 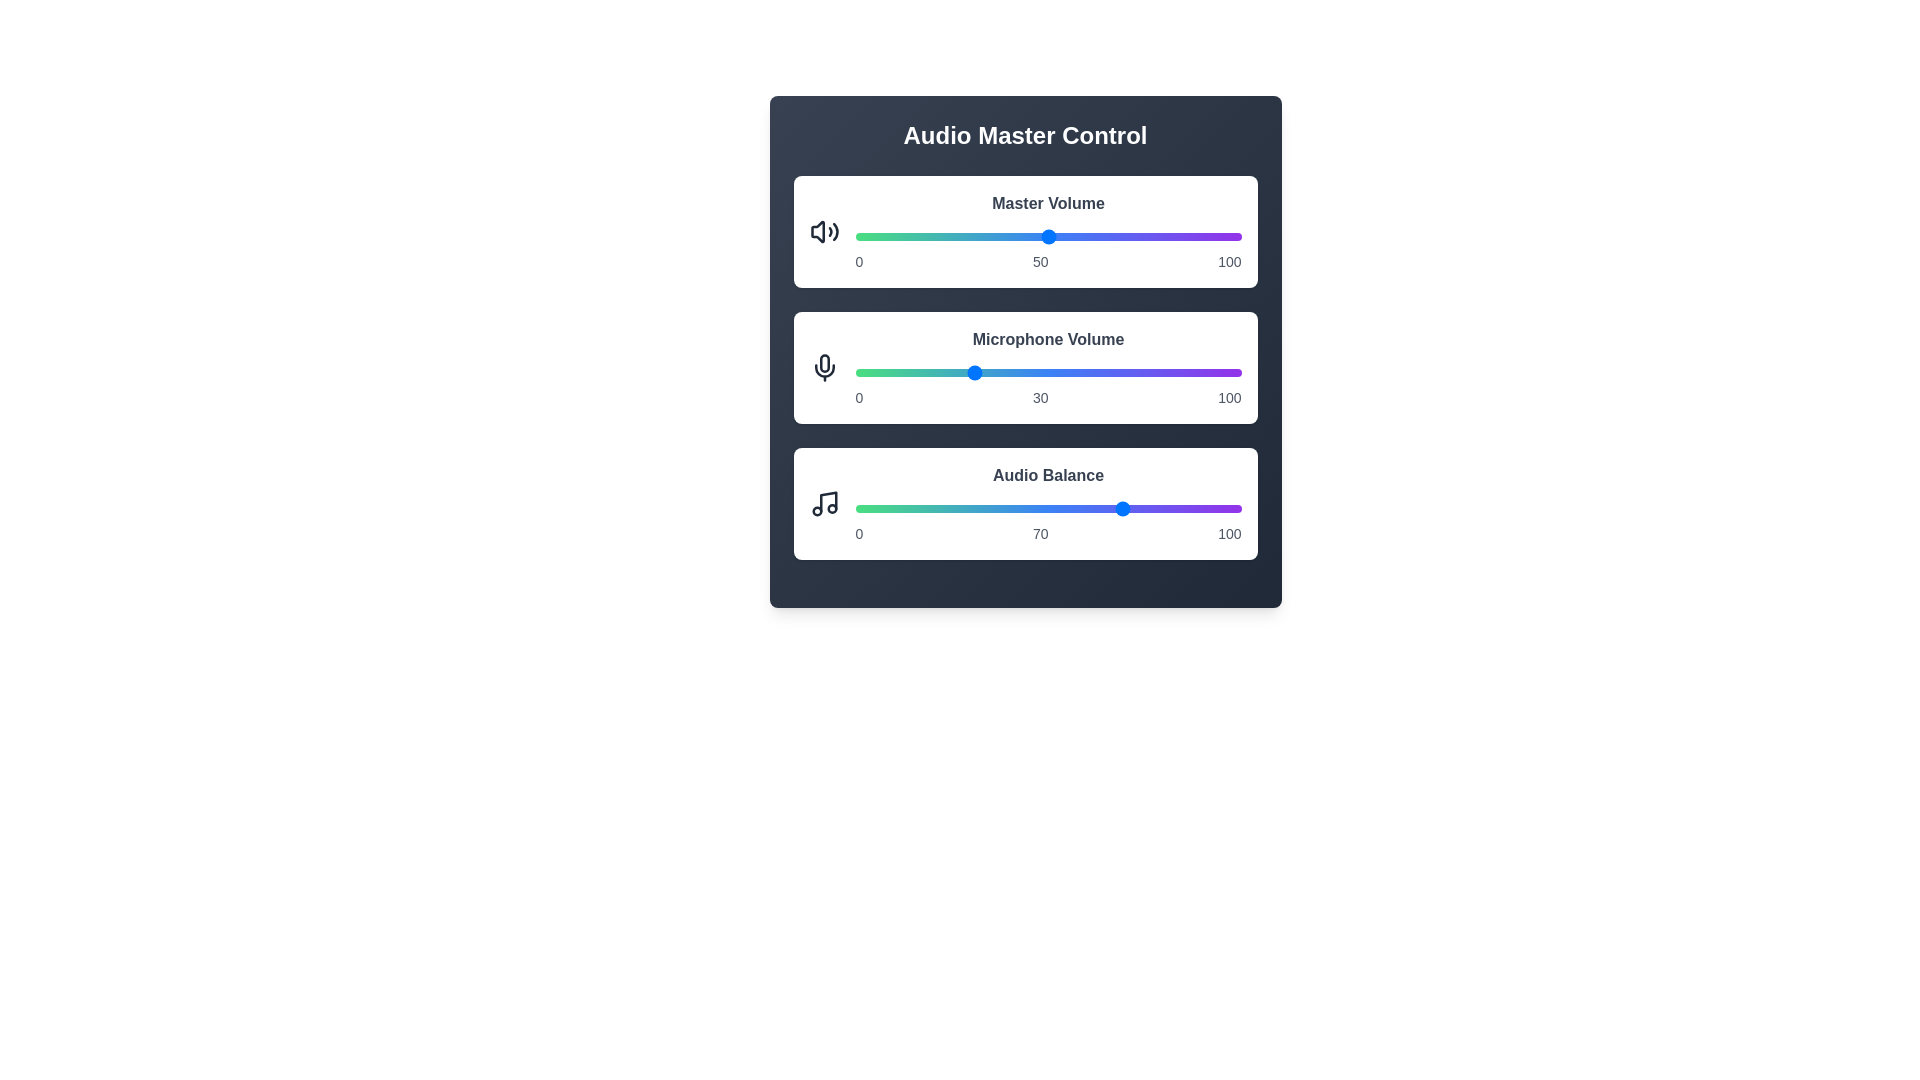 I want to click on the balance icon to focus on the respective control, so click(x=824, y=503).